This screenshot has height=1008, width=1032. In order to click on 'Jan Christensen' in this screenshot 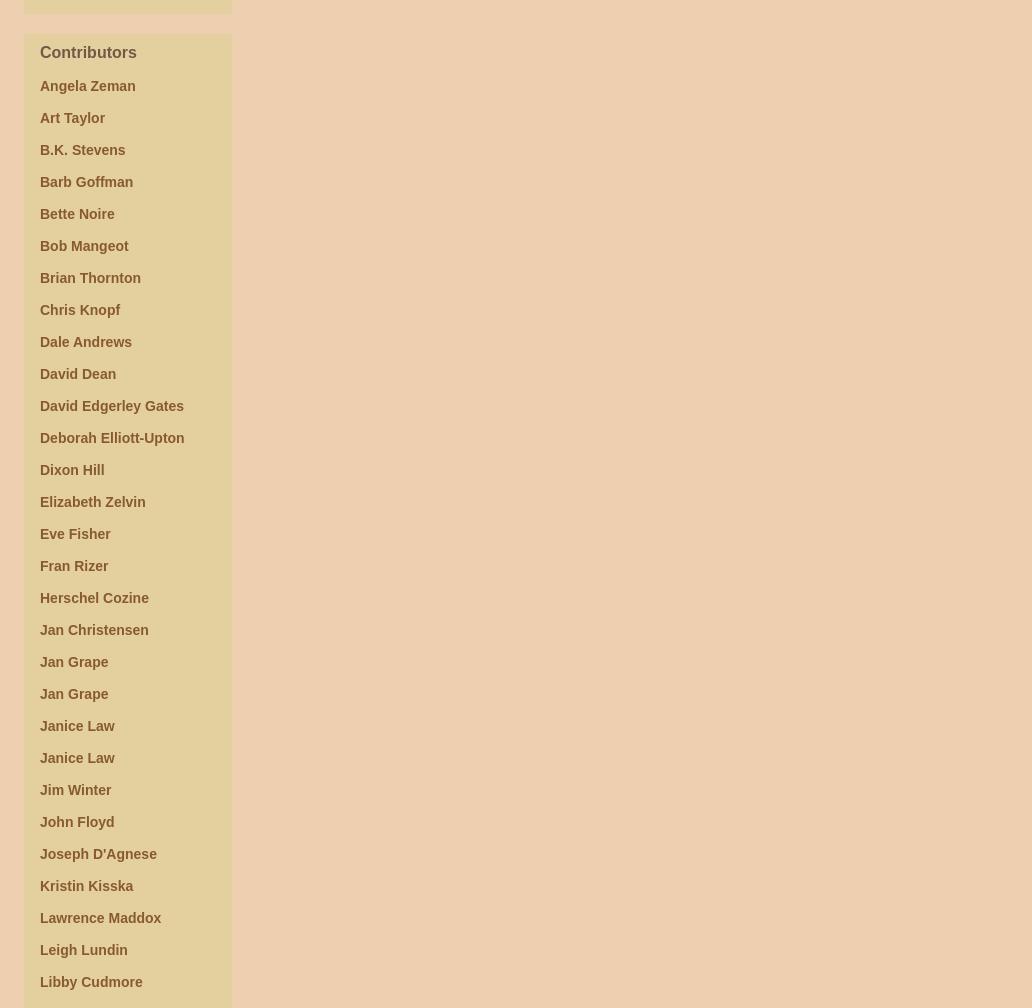, I will do `click(94, 630)`.